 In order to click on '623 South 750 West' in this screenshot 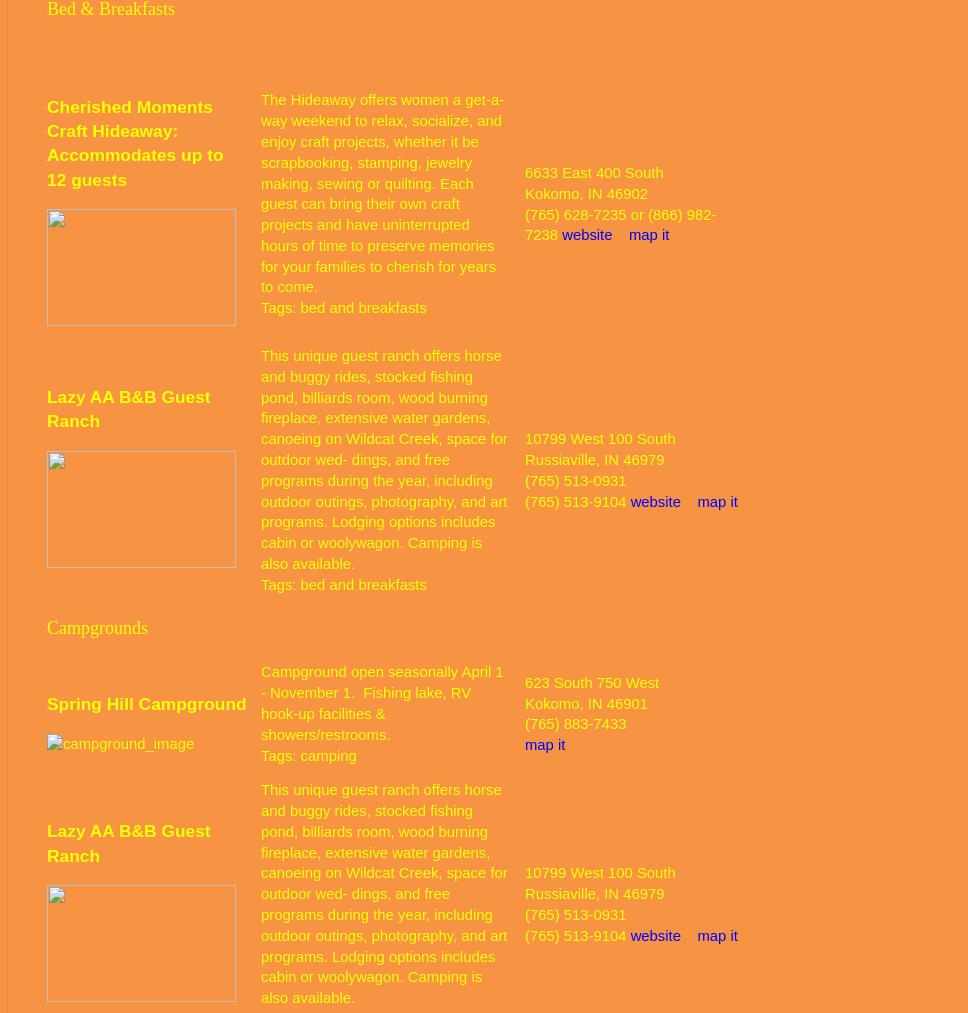, I will do `click(524, 680)`.